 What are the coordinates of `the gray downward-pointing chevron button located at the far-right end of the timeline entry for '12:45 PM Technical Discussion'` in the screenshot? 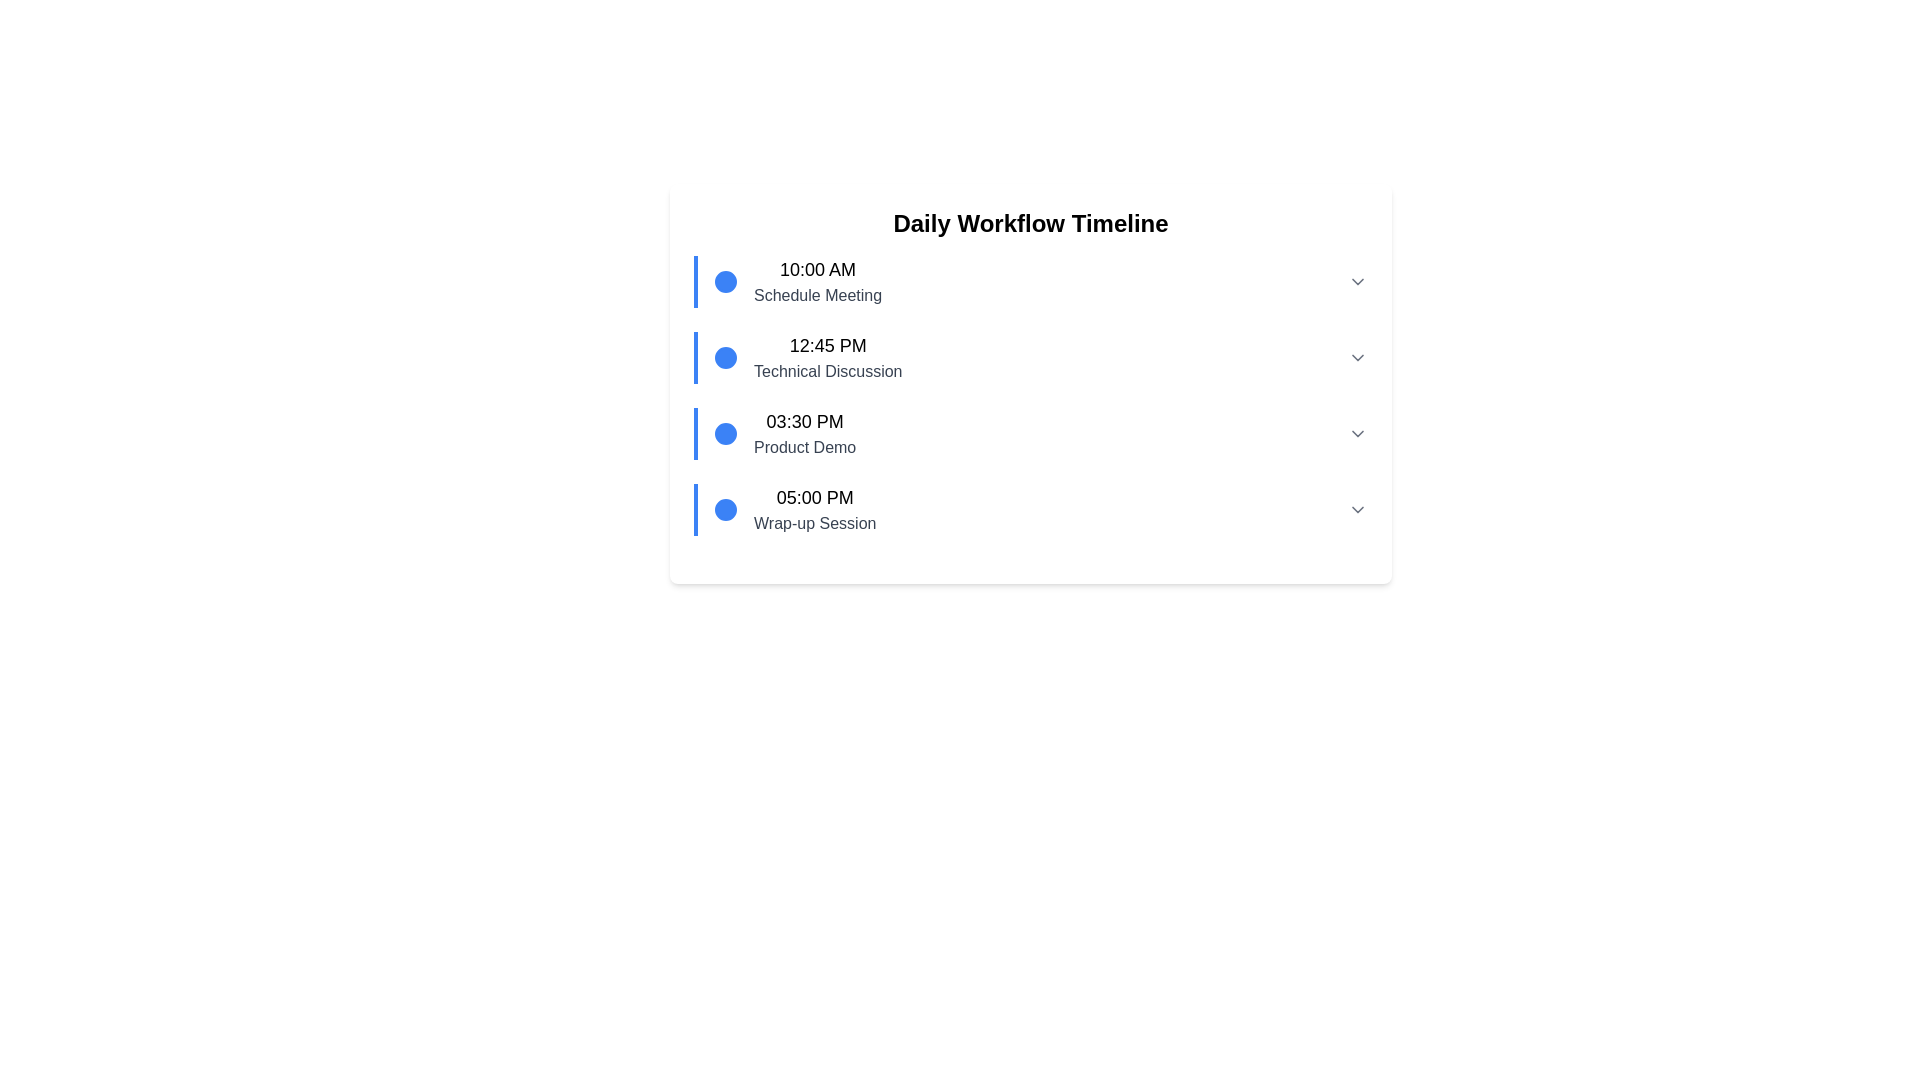 It's located at (1358, 357).